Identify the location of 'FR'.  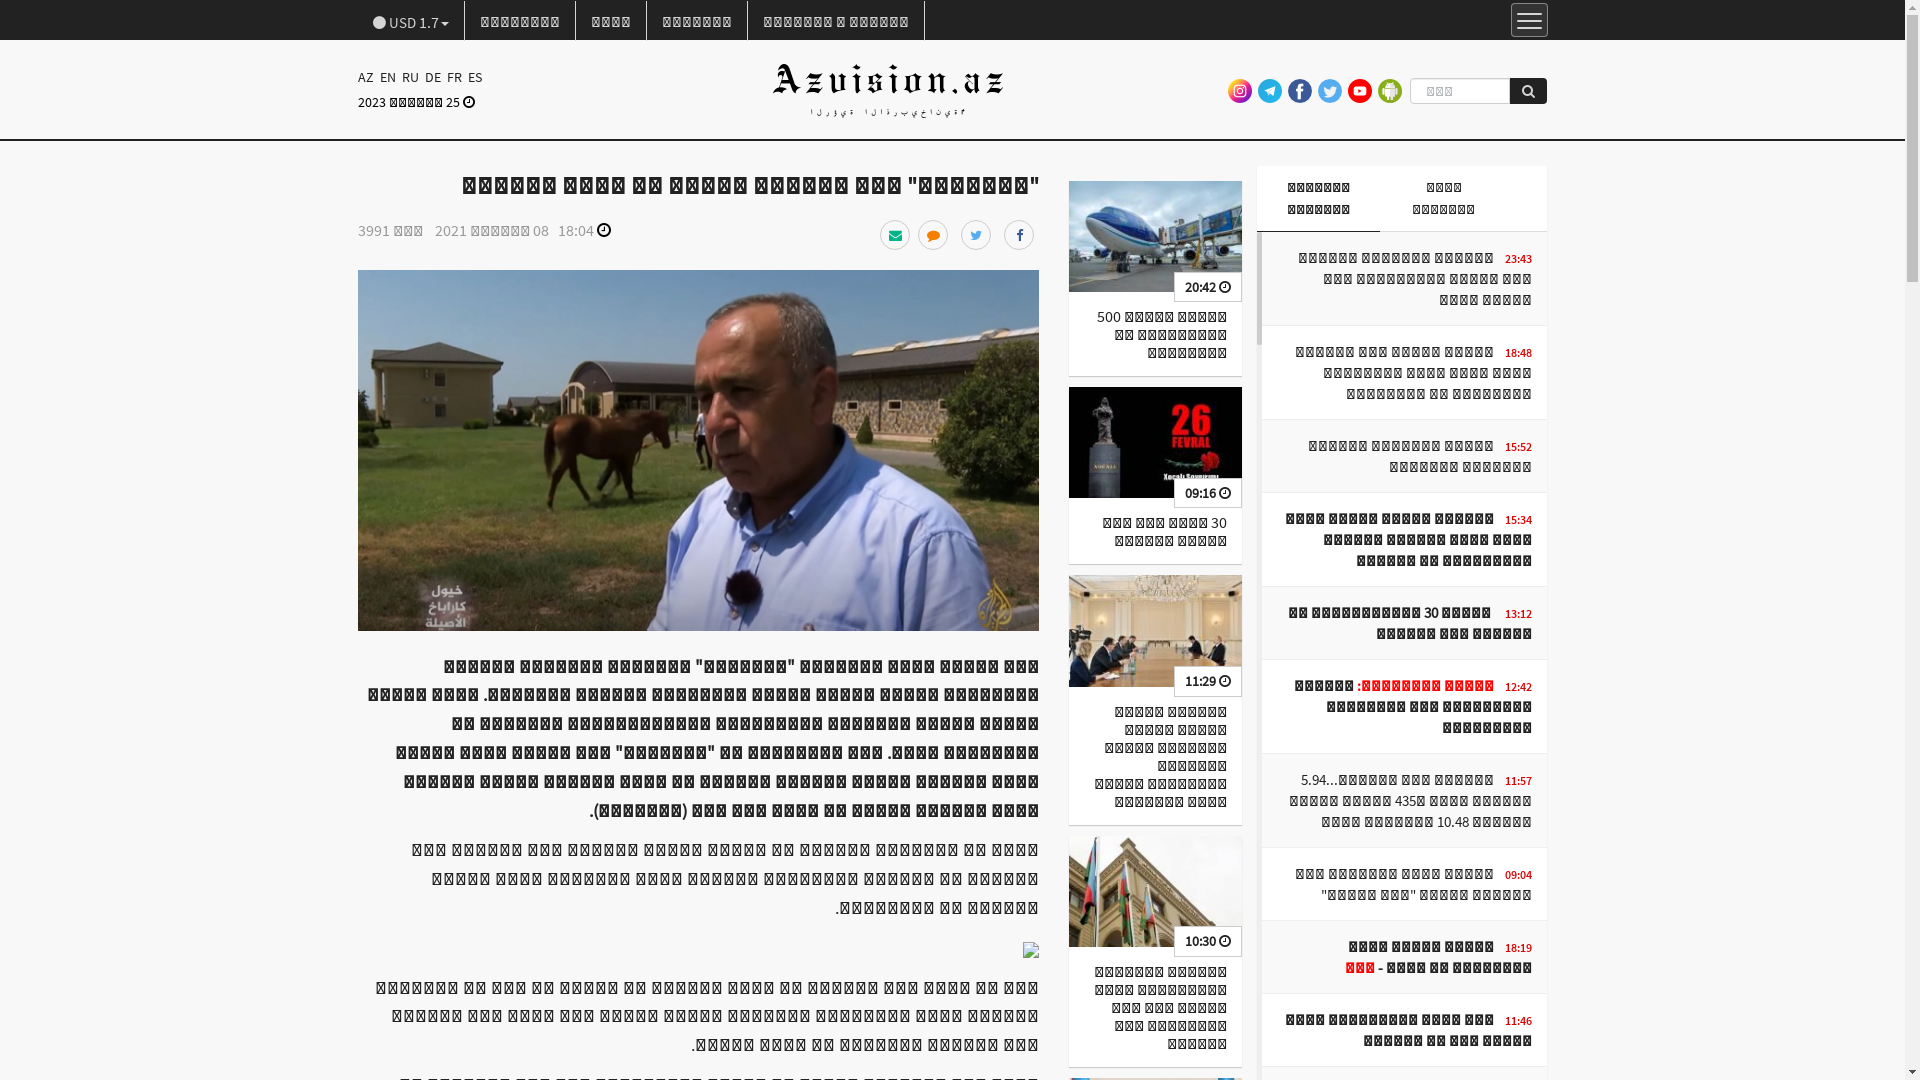
(453, 76).